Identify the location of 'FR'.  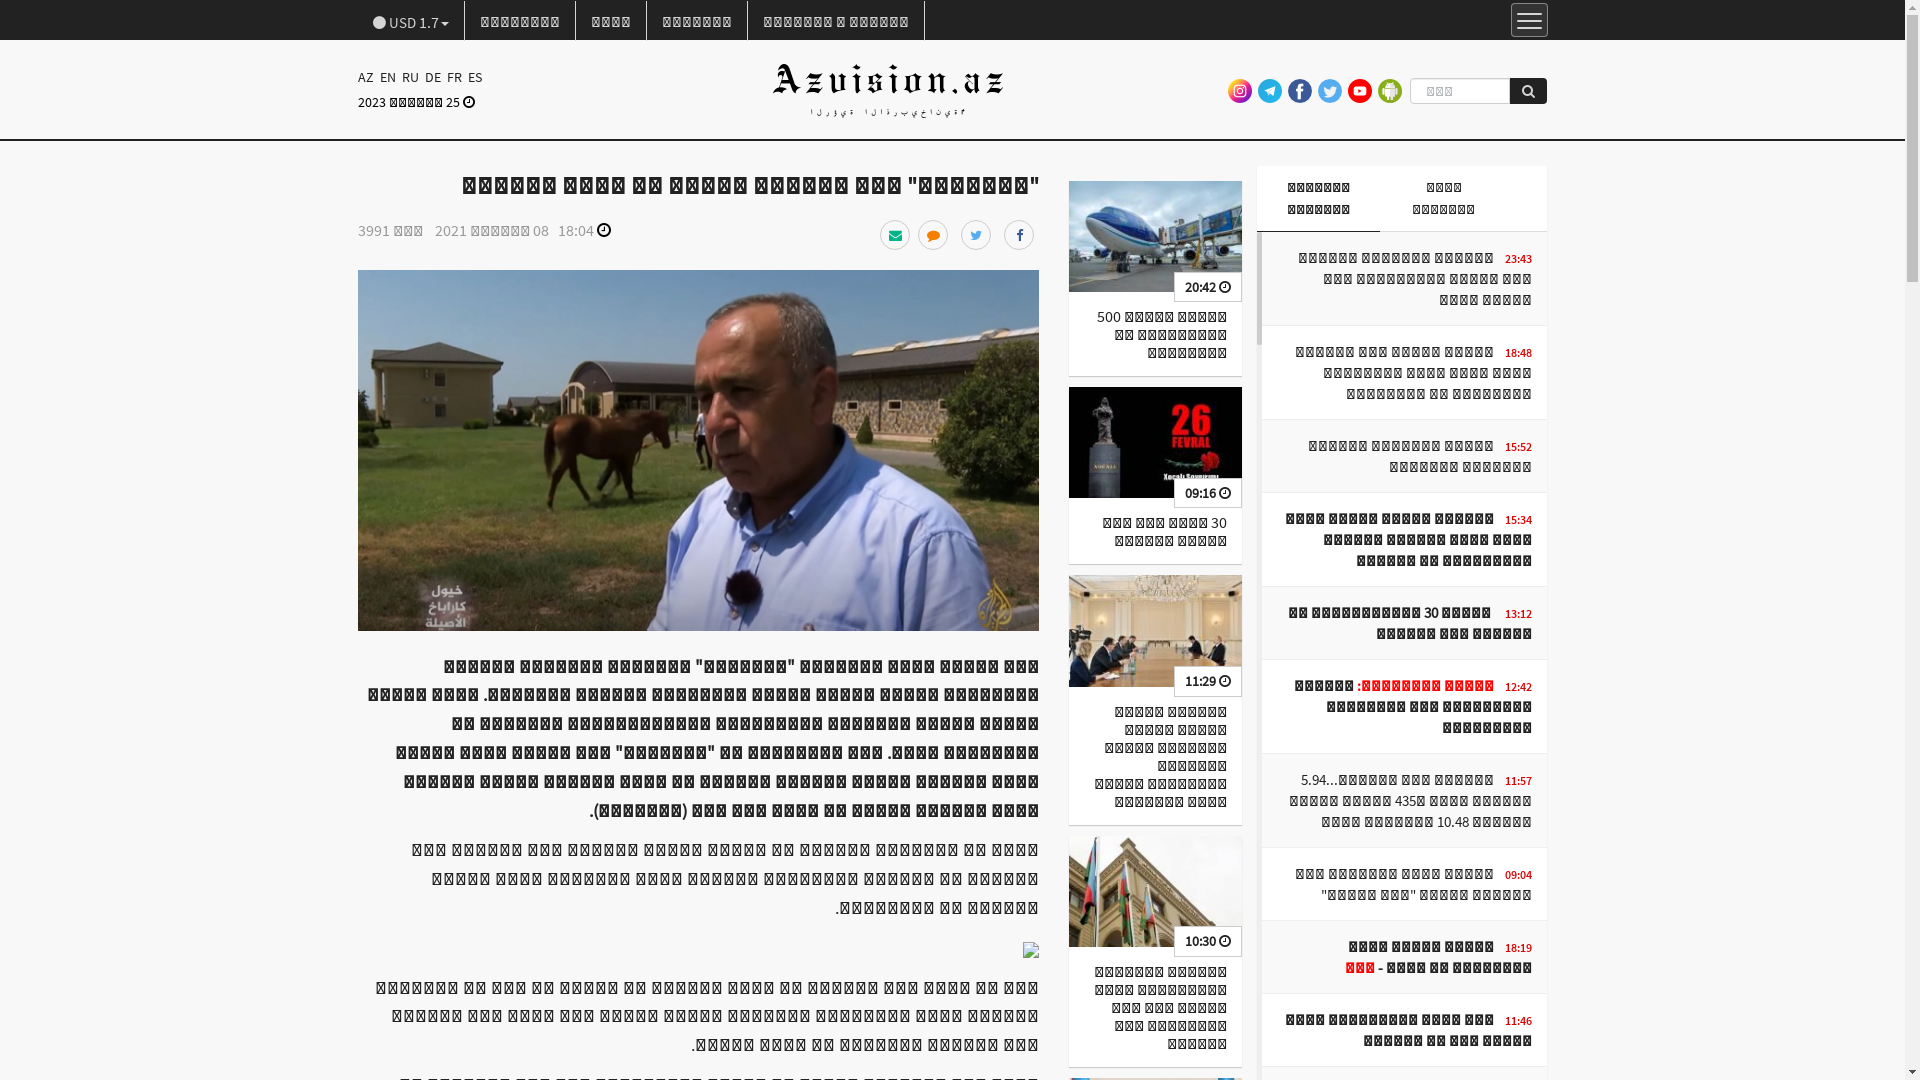
(453, 76).